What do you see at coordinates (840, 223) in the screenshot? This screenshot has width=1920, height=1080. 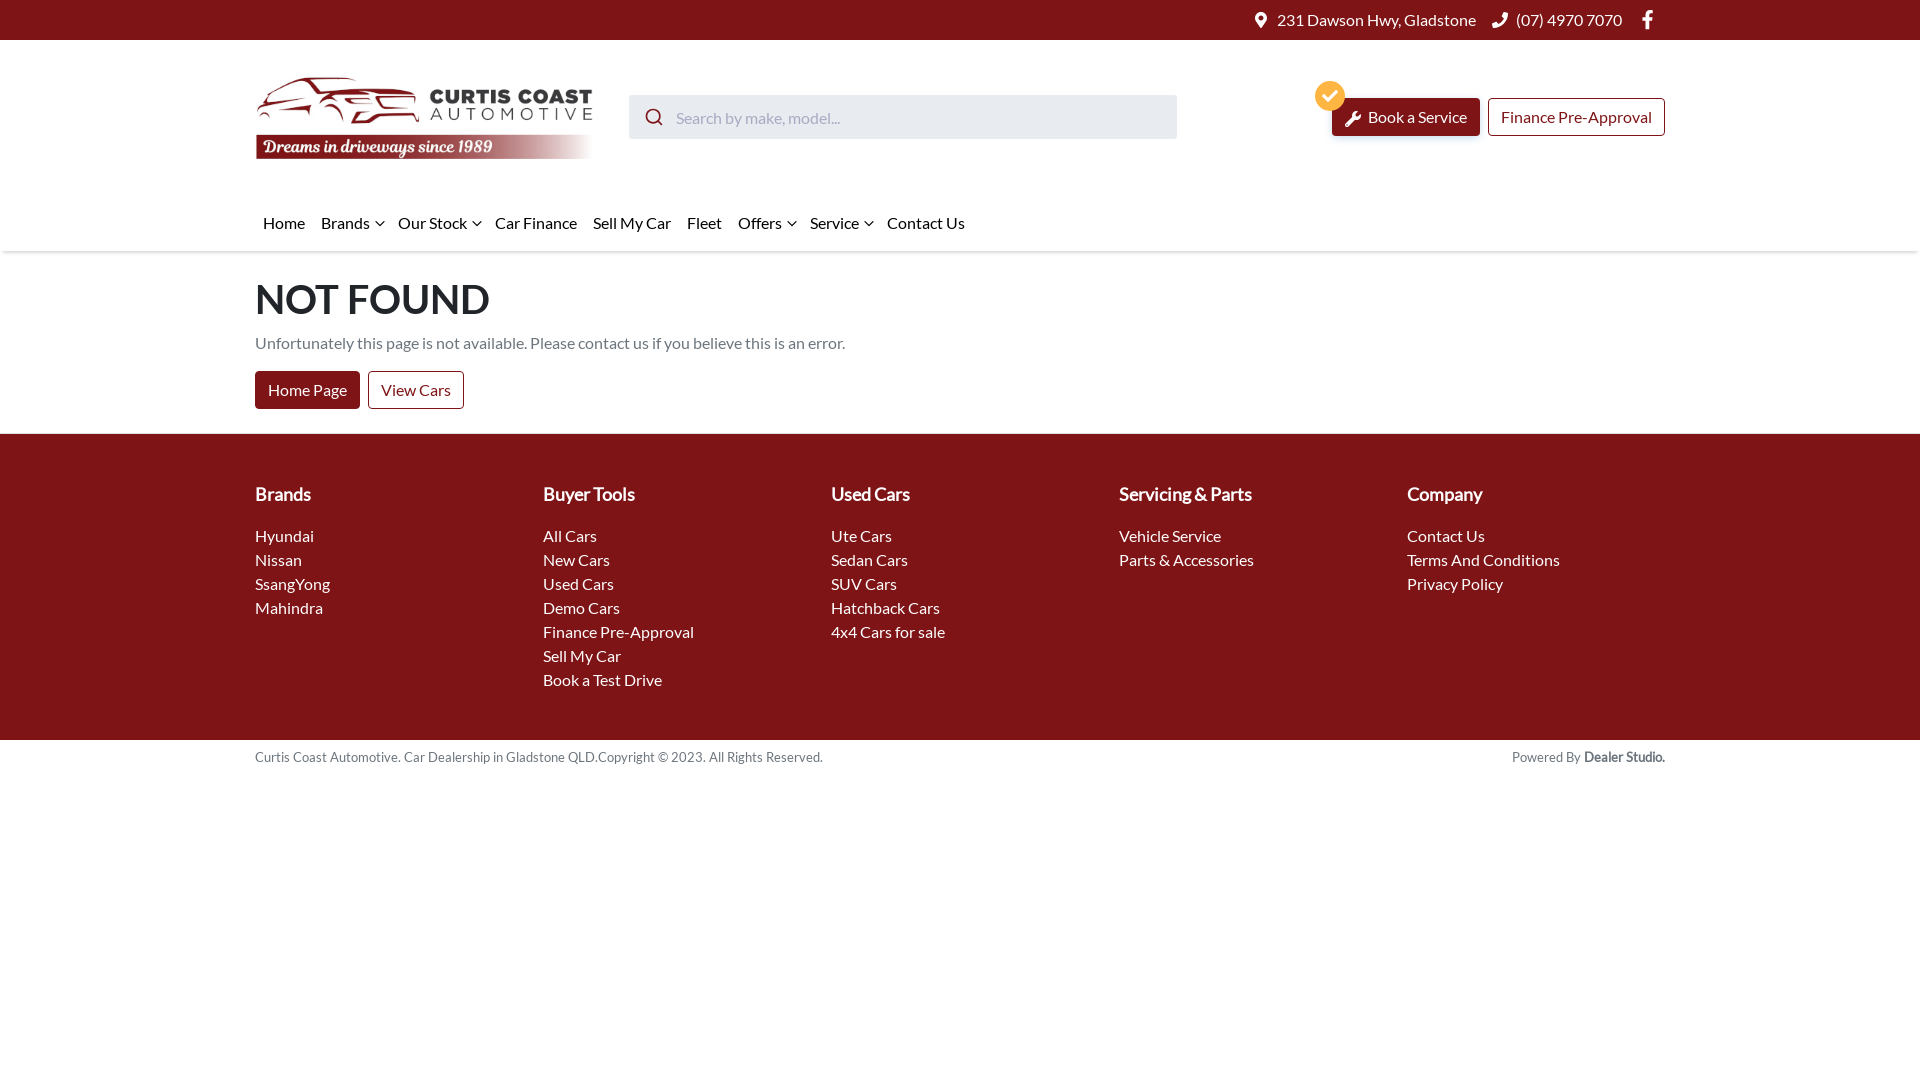 I see `'Service'` at bounding box center [840, 223].